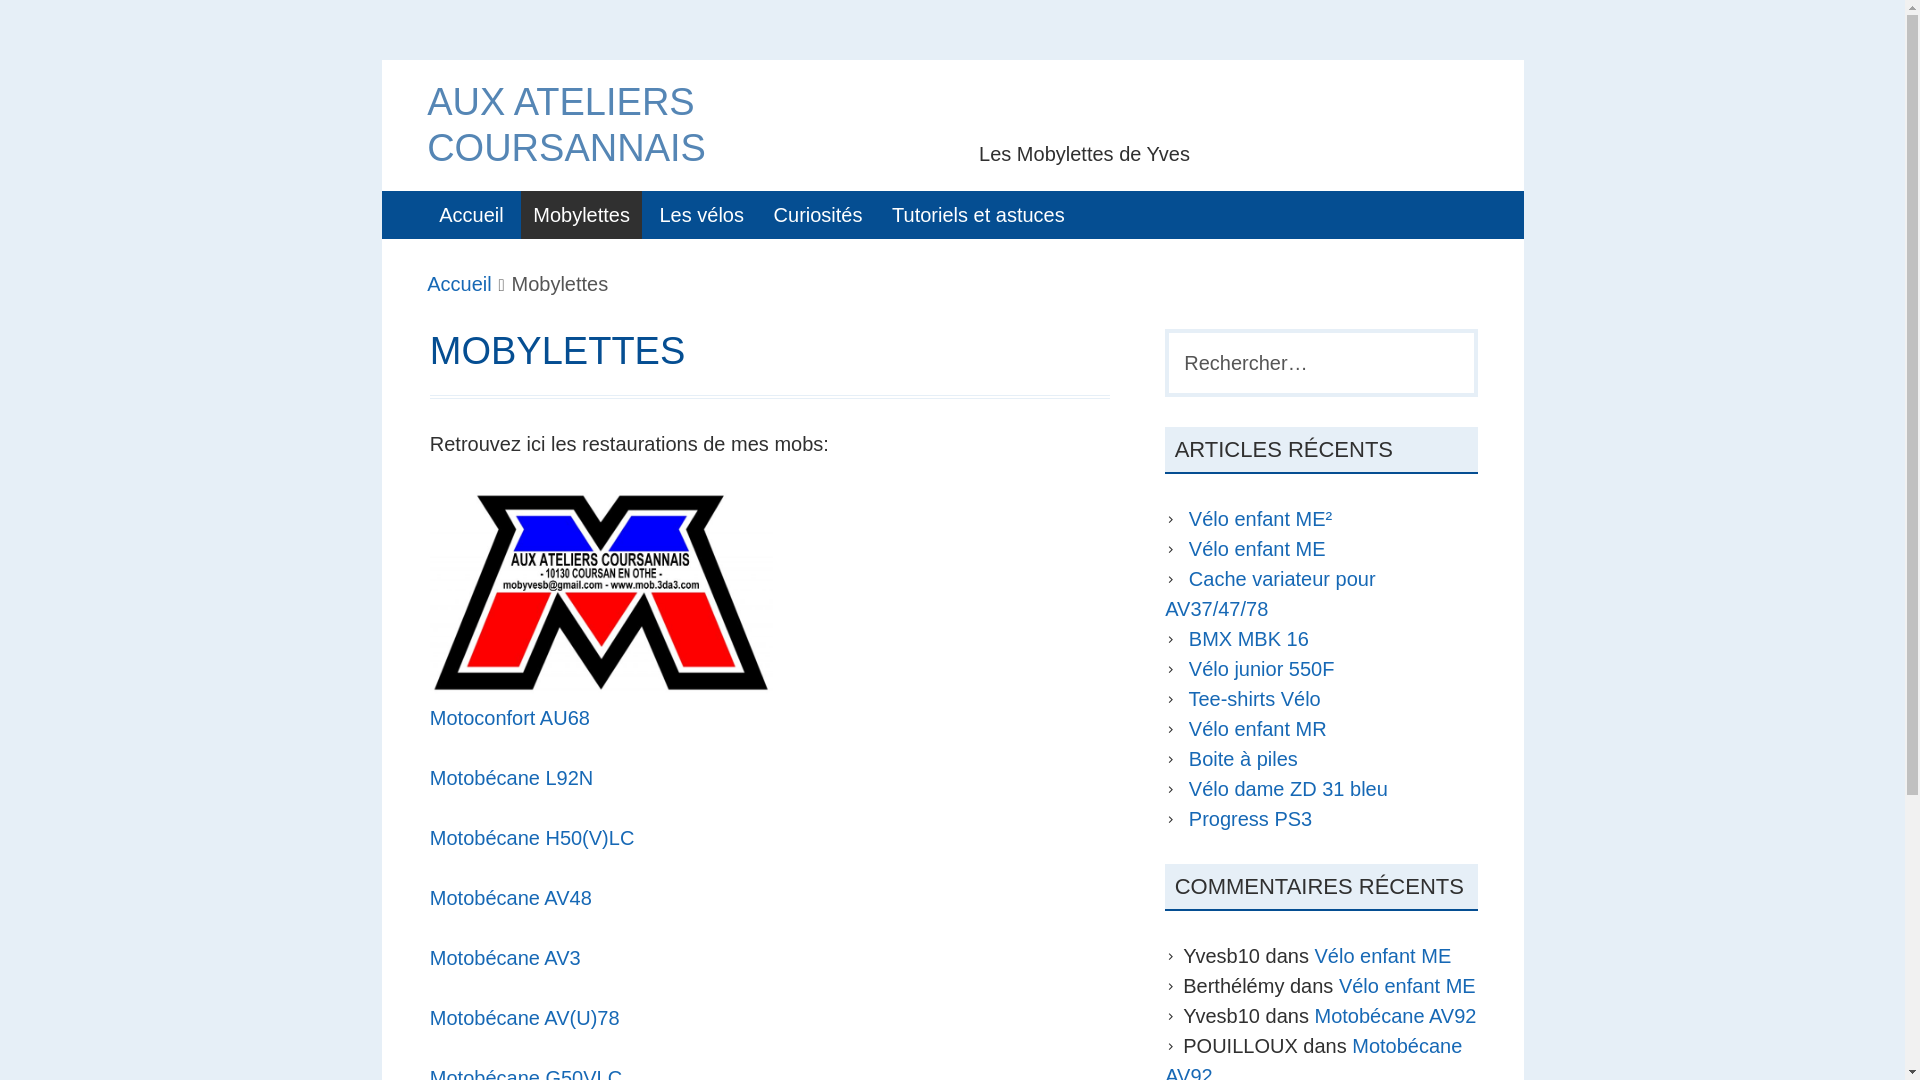  What do you see at coordinates (565, 124) in the screenshot?
I see `'AUX ATELIERS COURSANNAIS'` at bounding box center [565, 124].